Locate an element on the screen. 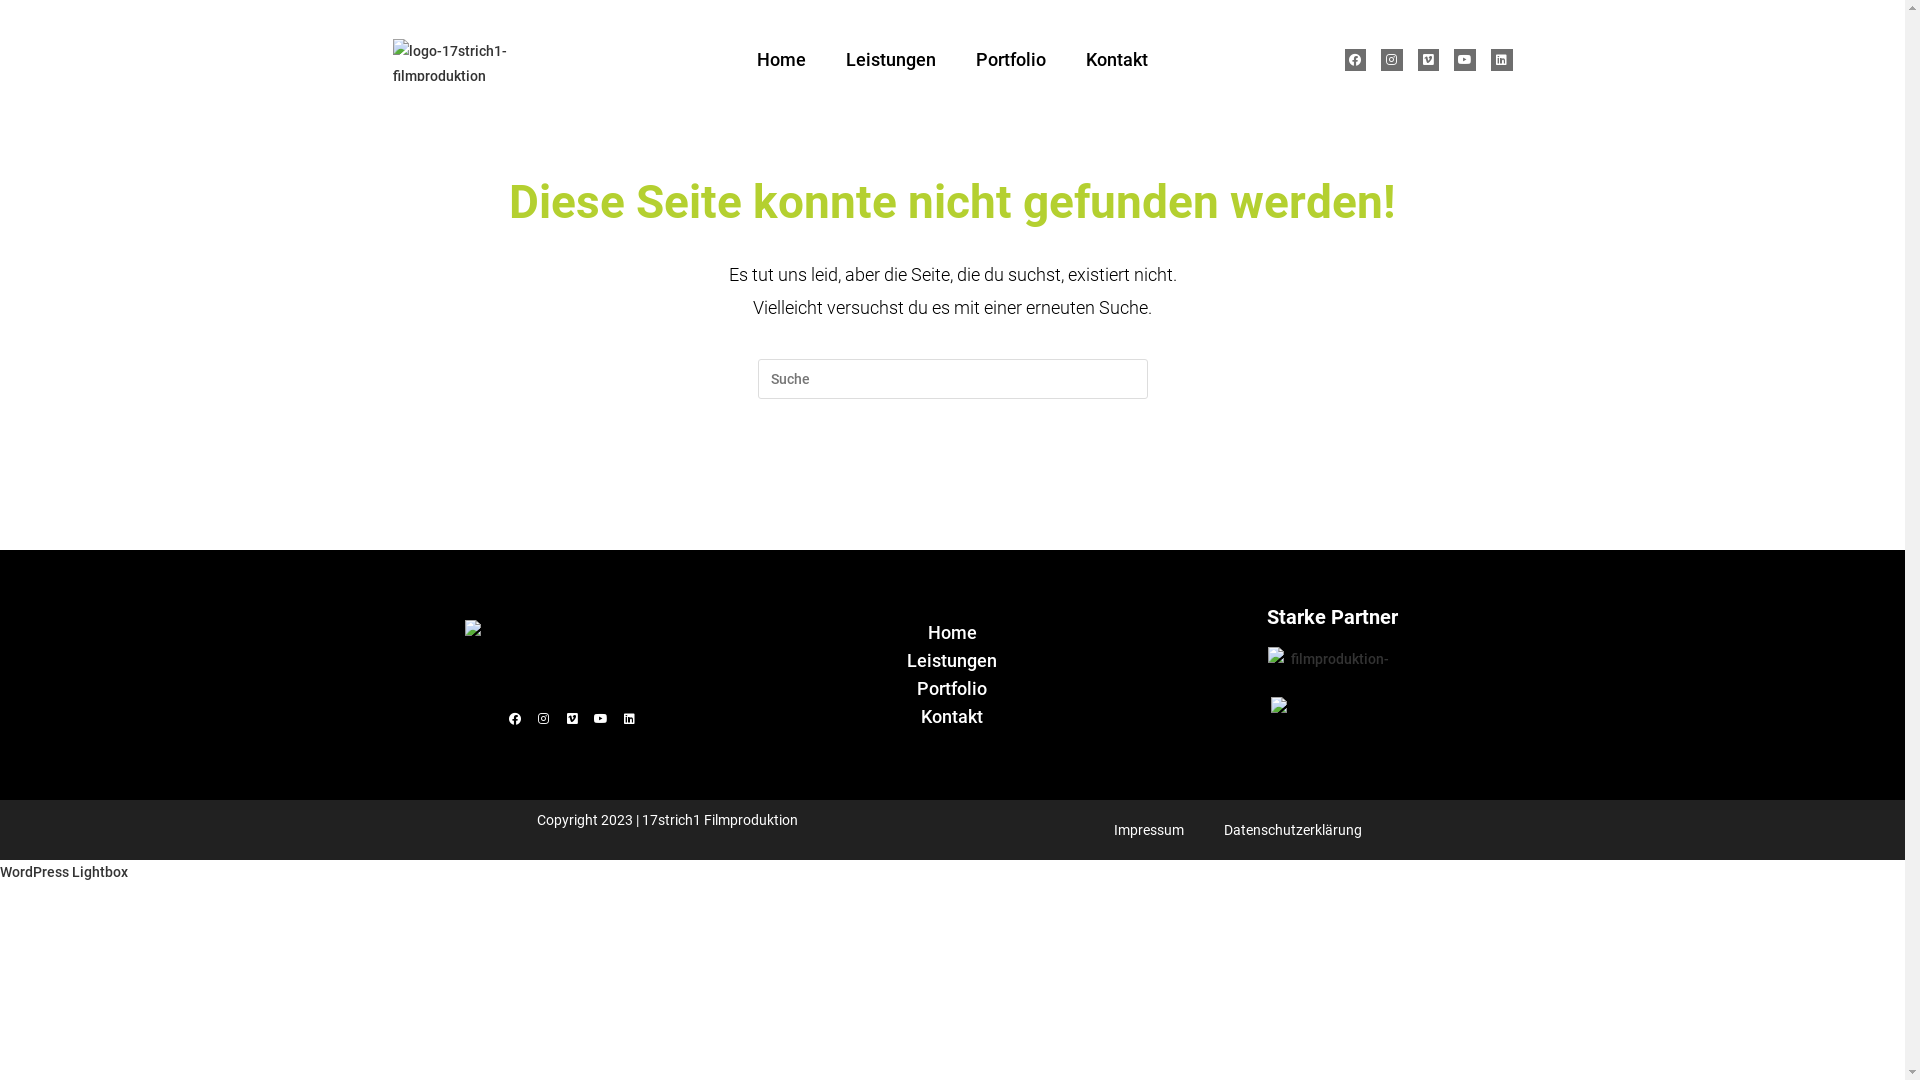  'Kontakt' is located at coordinates (950, 716).